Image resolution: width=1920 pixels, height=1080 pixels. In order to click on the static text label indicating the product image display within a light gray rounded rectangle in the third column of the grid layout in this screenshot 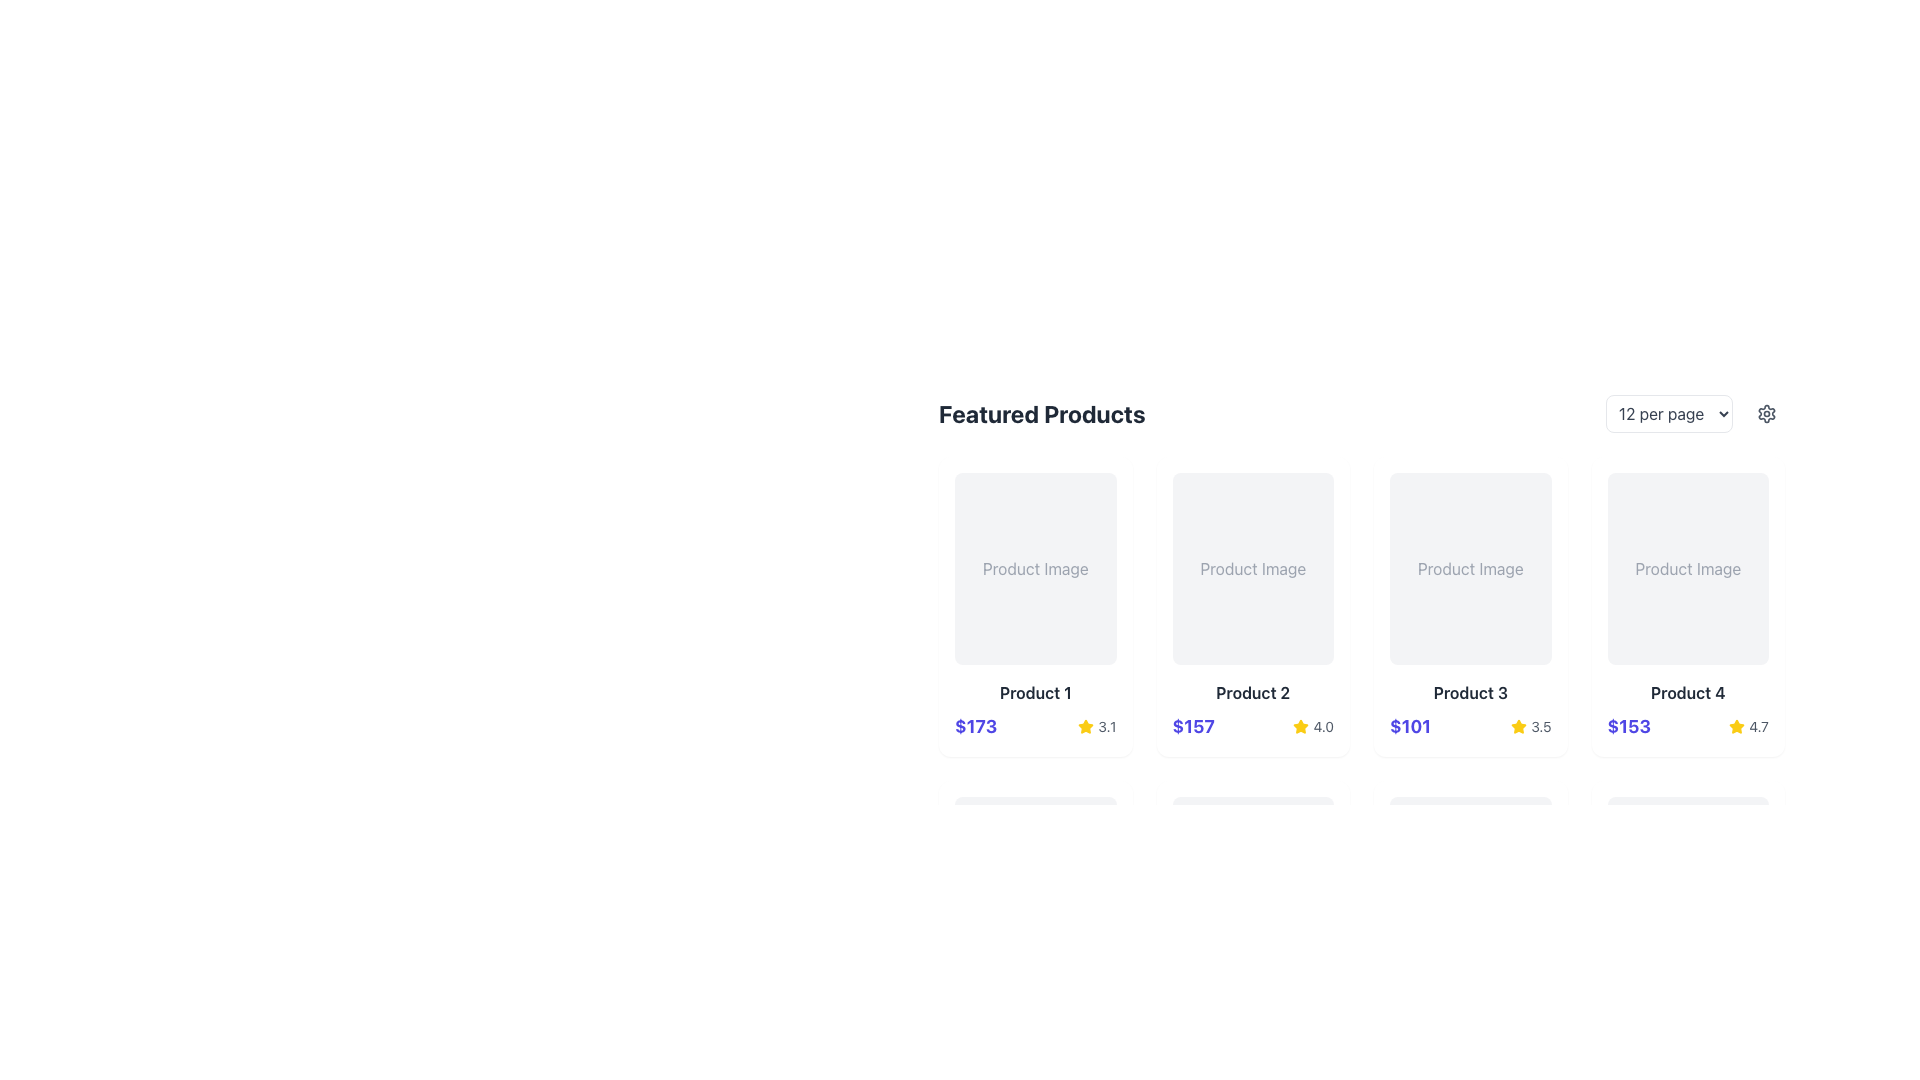, I will do `click(1470, 569)`.